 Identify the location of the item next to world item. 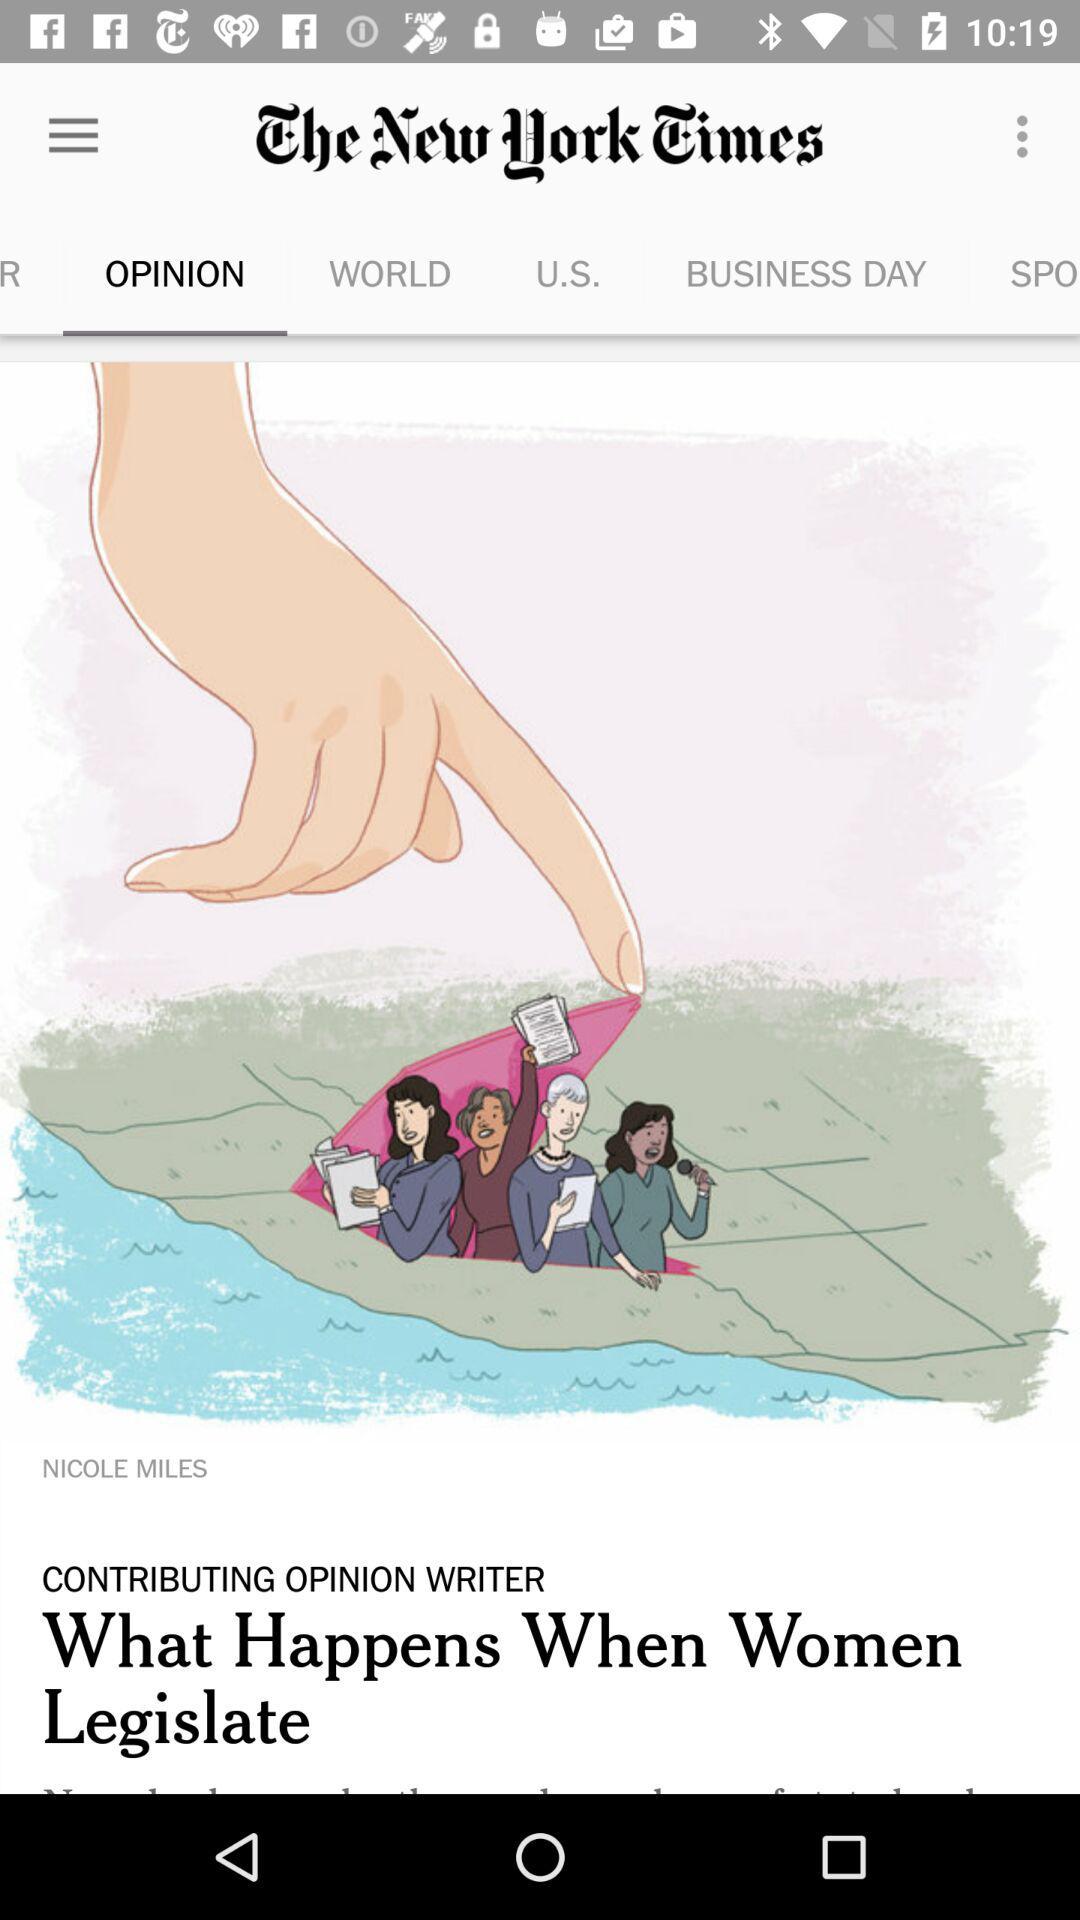
(568, 272).